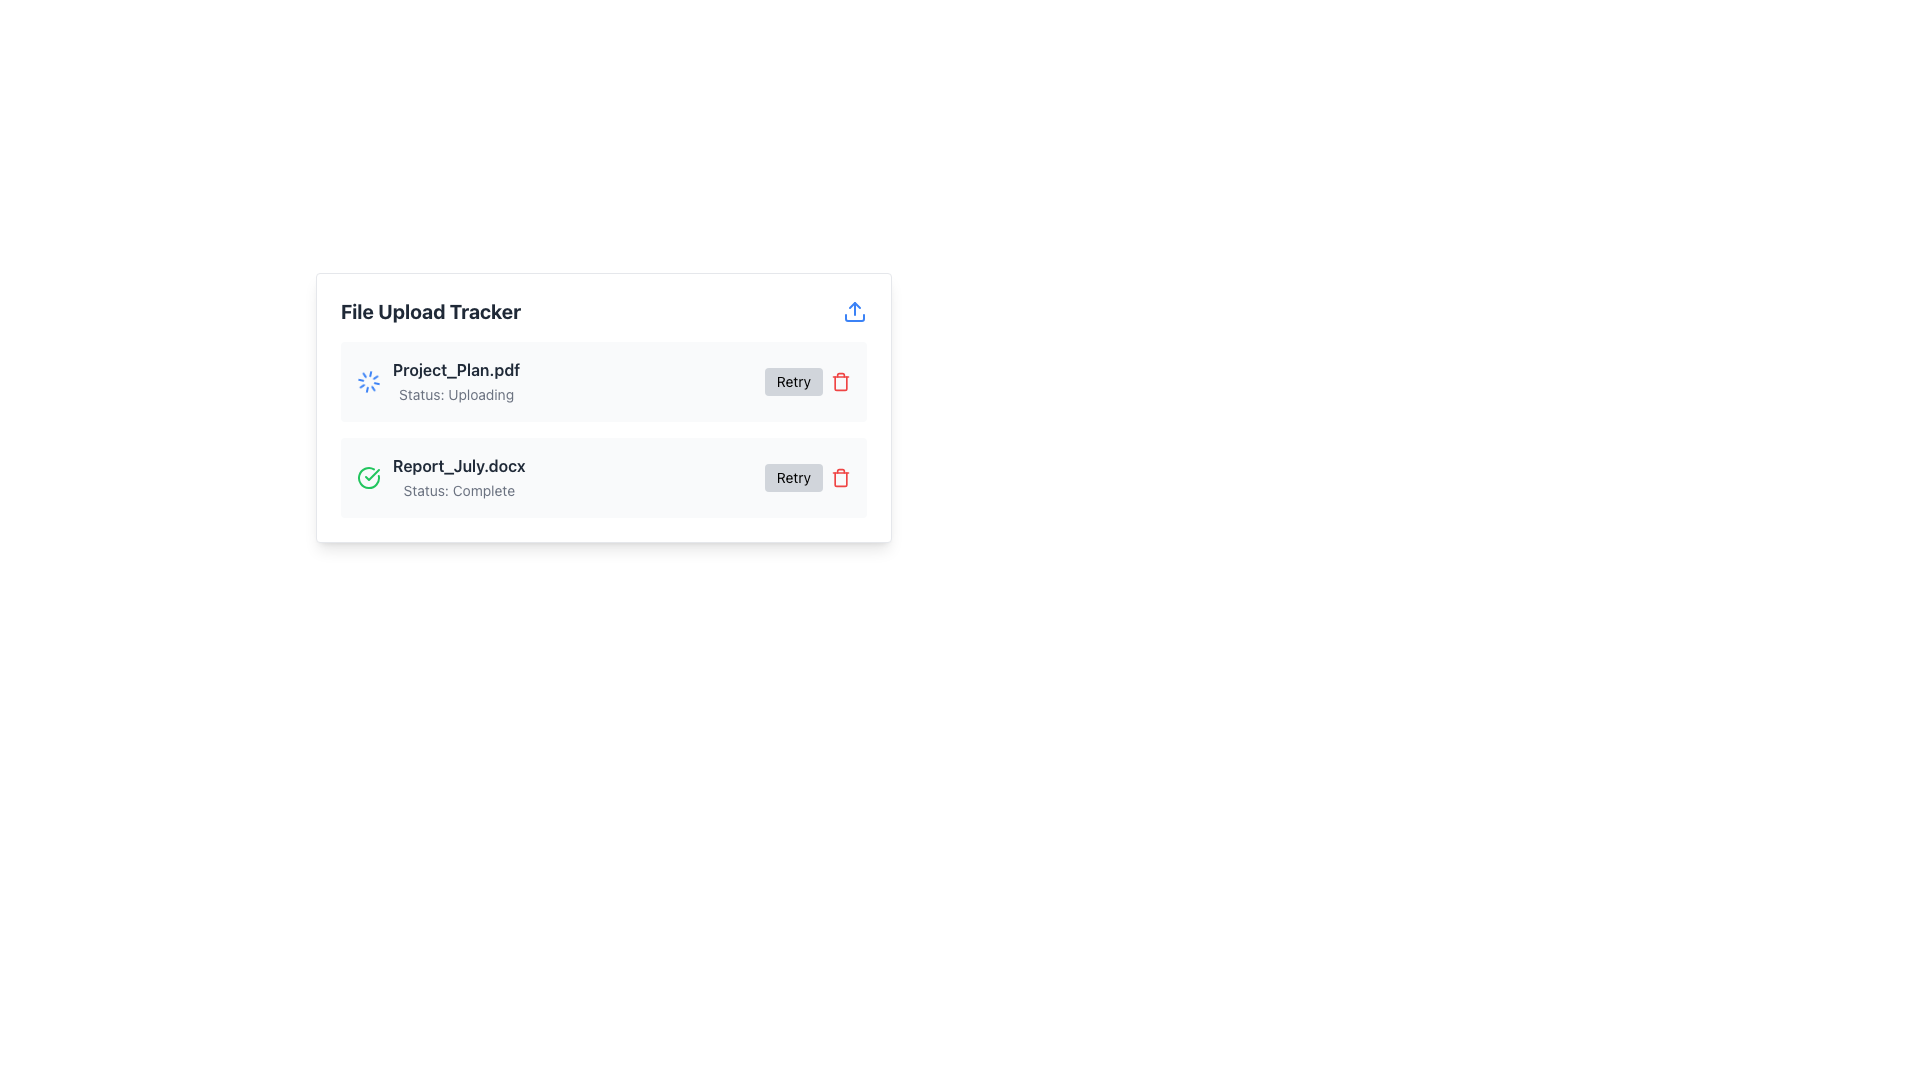  What do you see at coordinates (807, 381) in the screenshot?
I see `the retry upload button associated with the file 'Project_Plan.pdf' in the upper file entry section` at bounding box center [807, 381].